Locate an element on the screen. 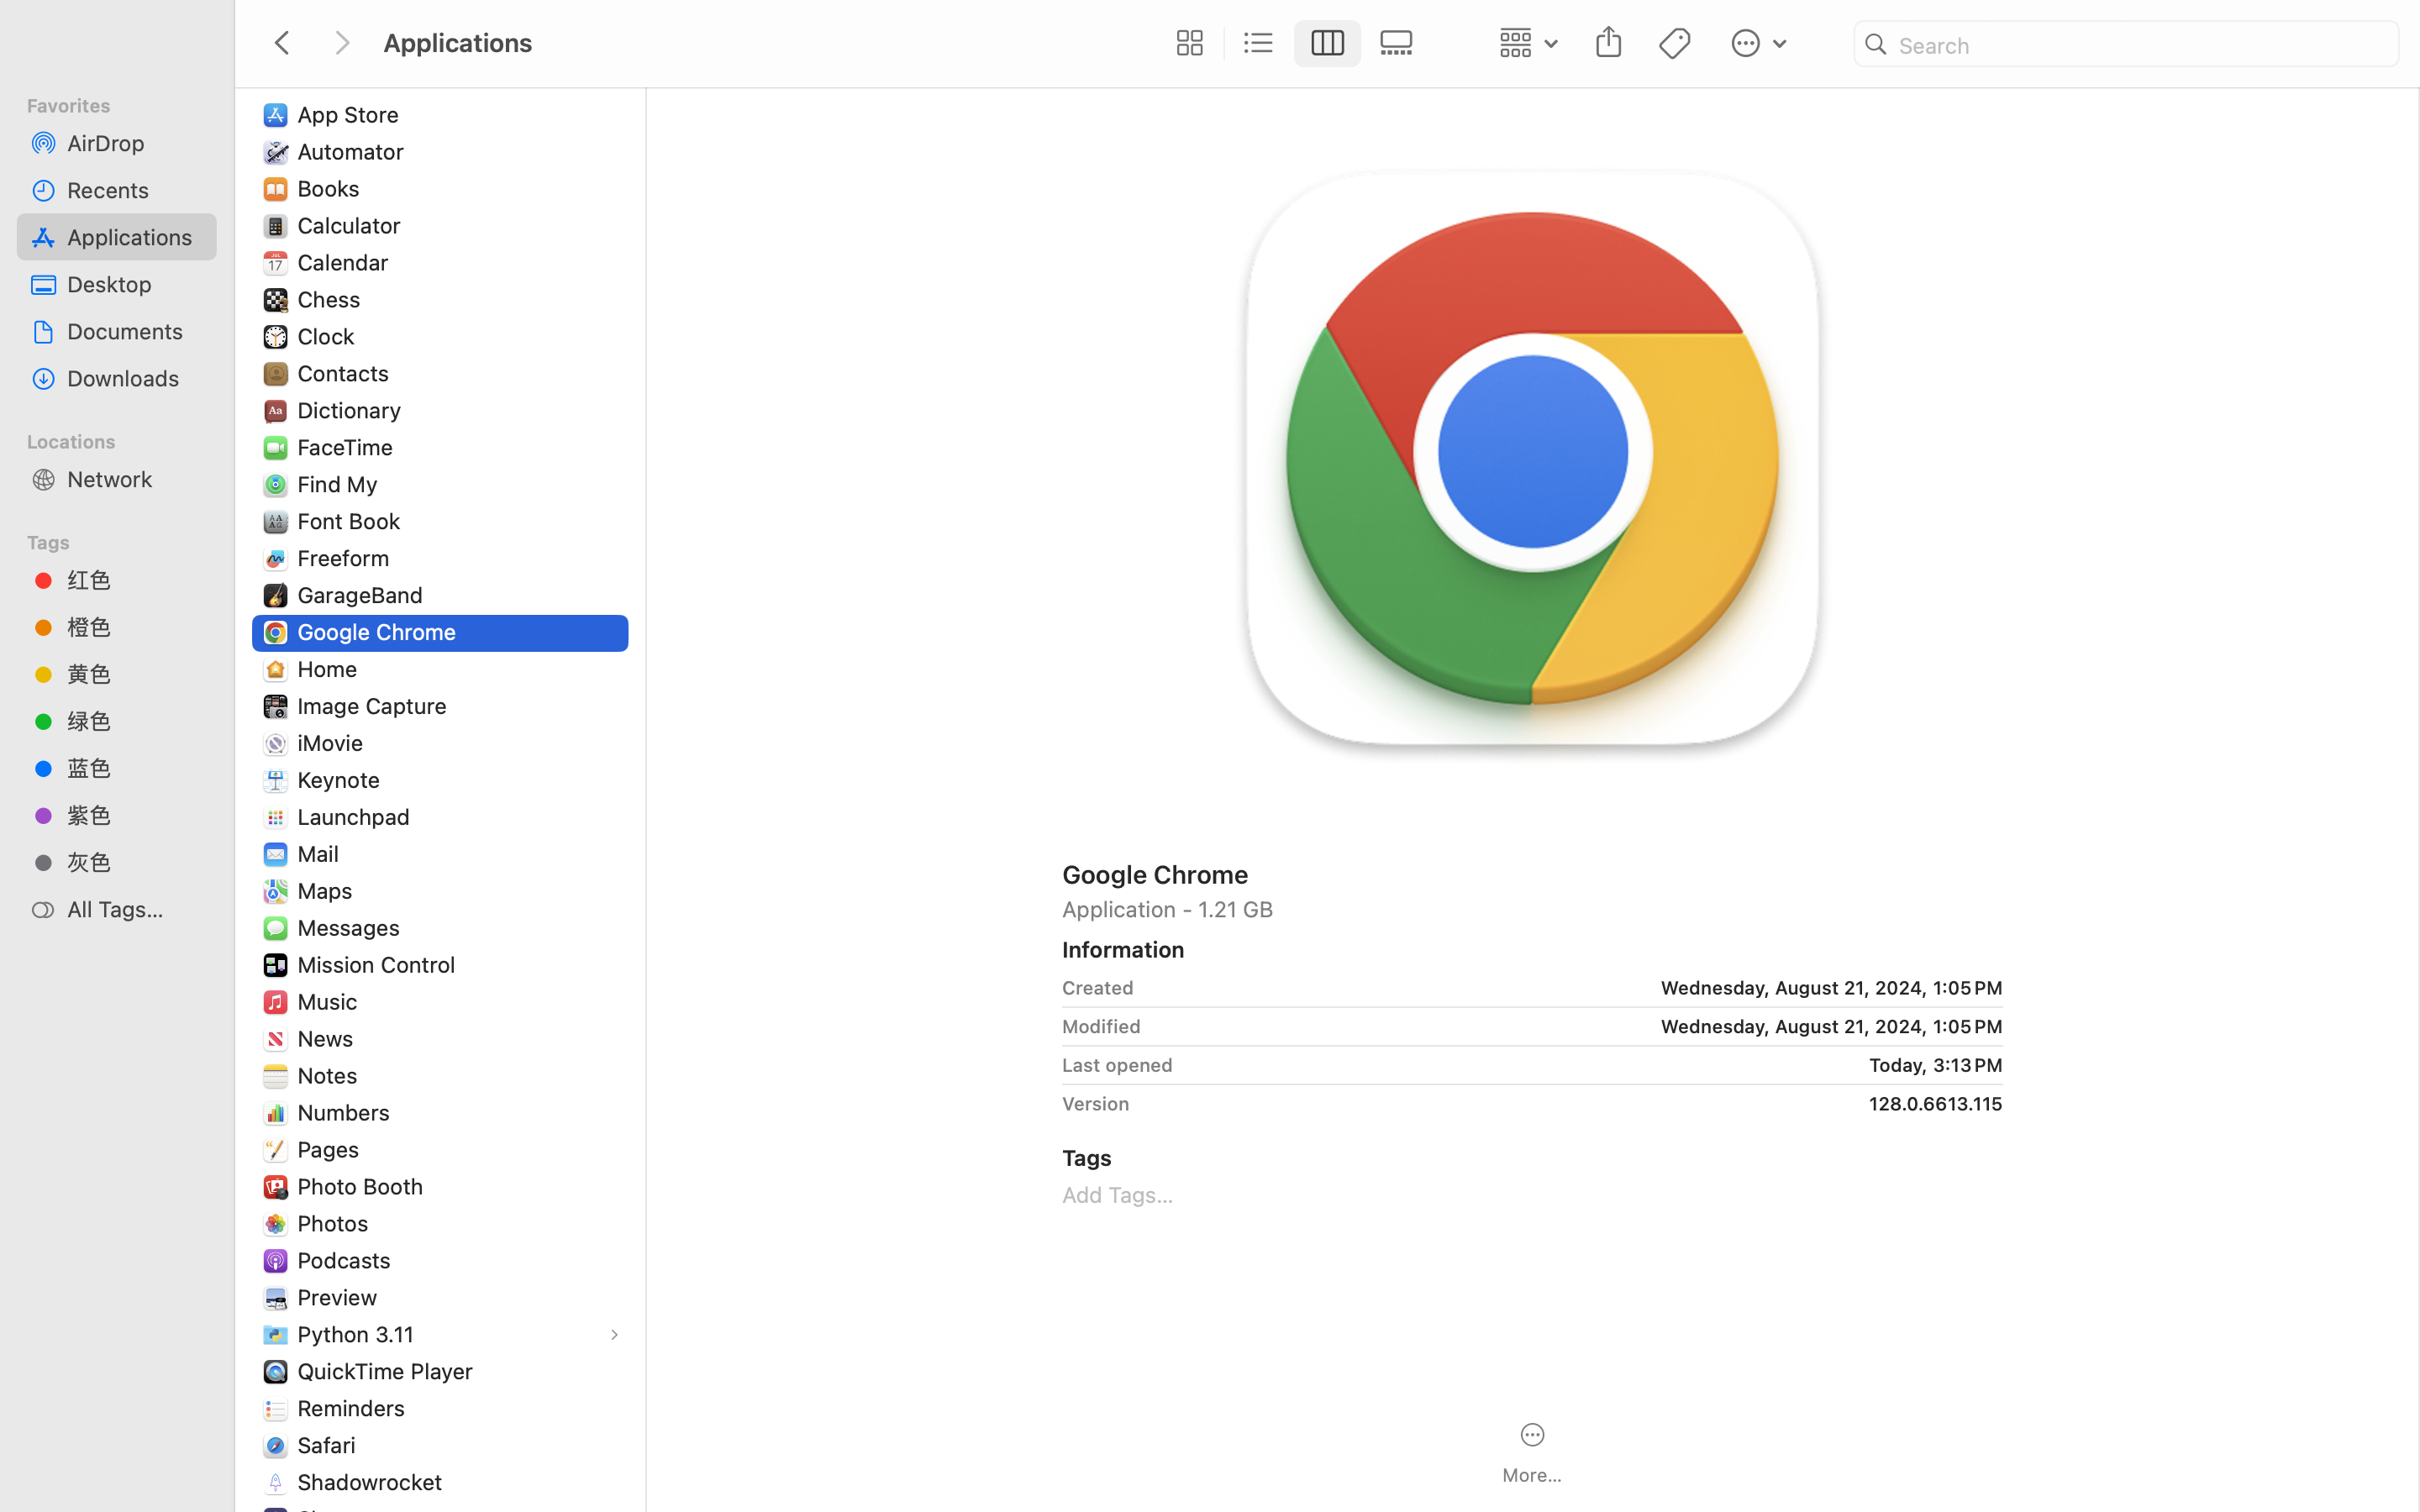 This screenshot has width=2420, height=1512. 'Preview' is located at coordinates (340, 1296).